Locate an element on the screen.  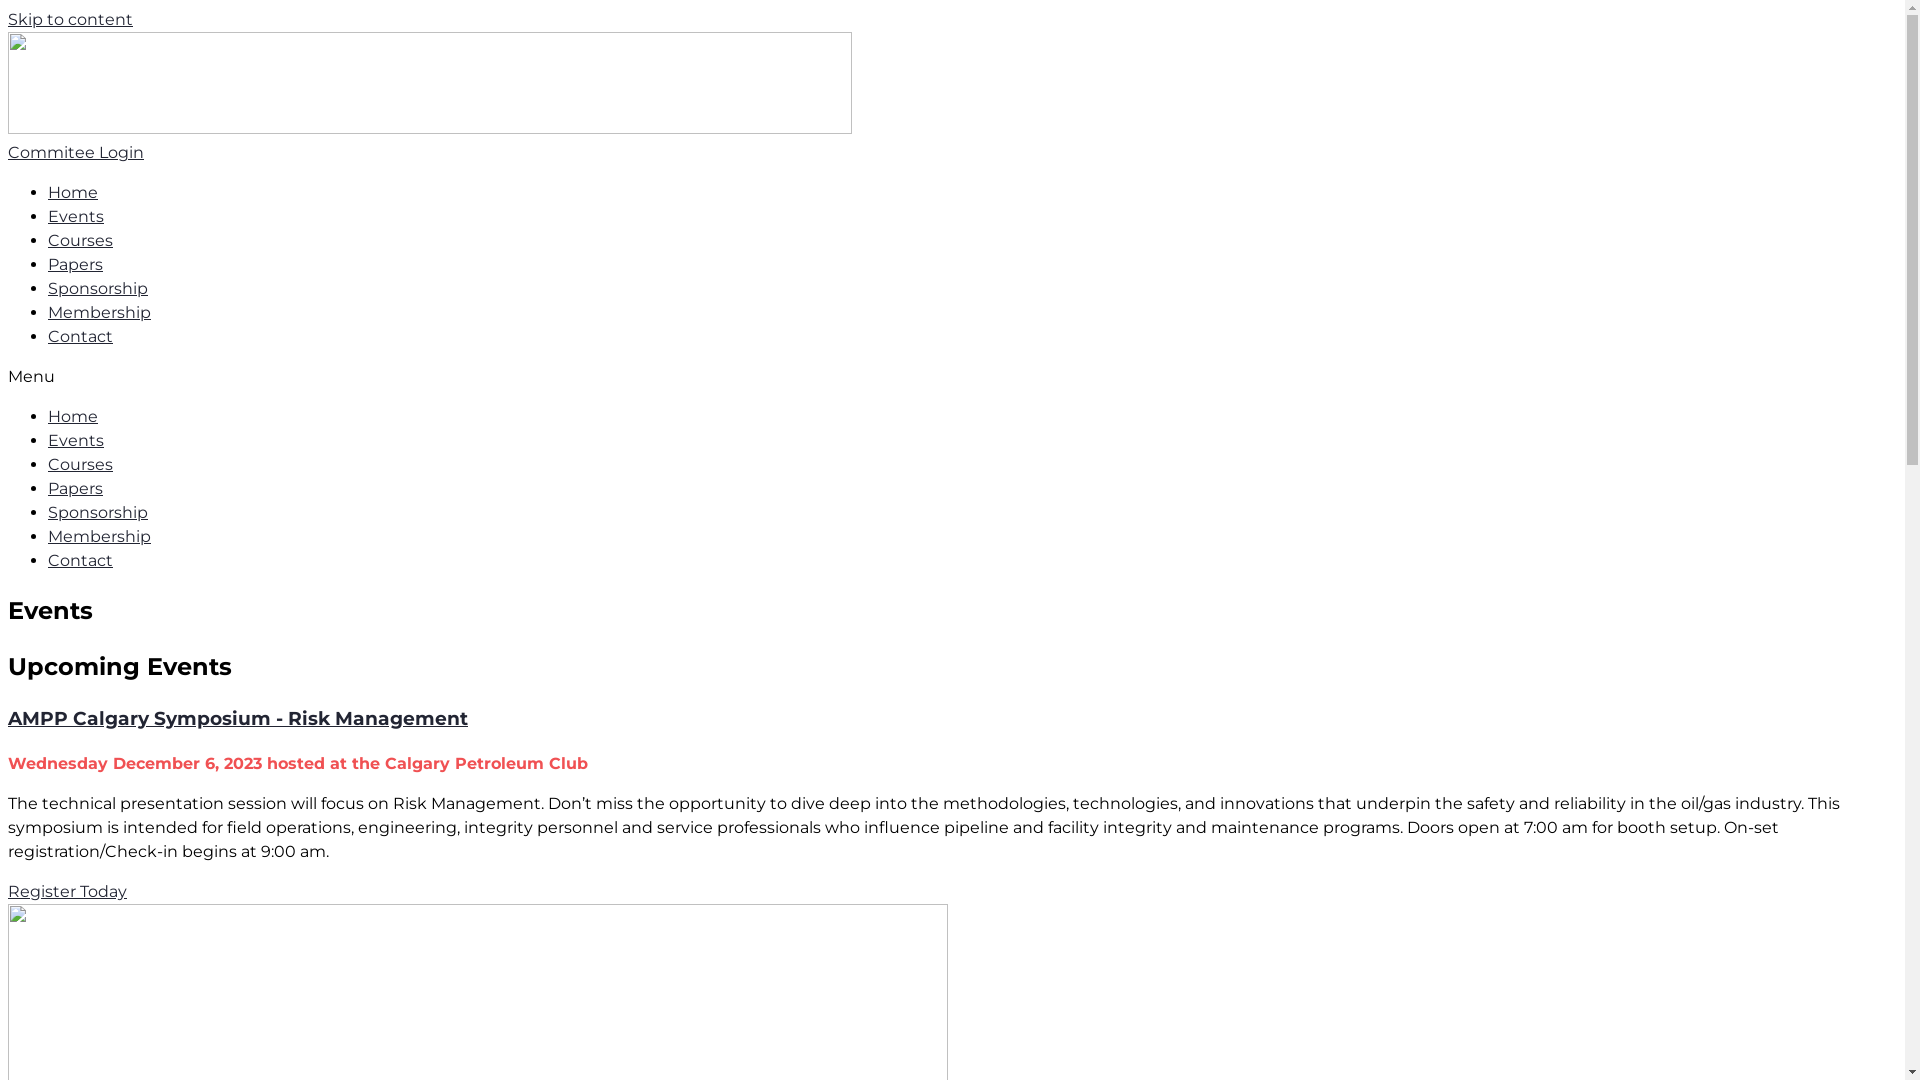
'AMPP Calgary Symposium - Risk Management' is located at coordinates (238, 717).